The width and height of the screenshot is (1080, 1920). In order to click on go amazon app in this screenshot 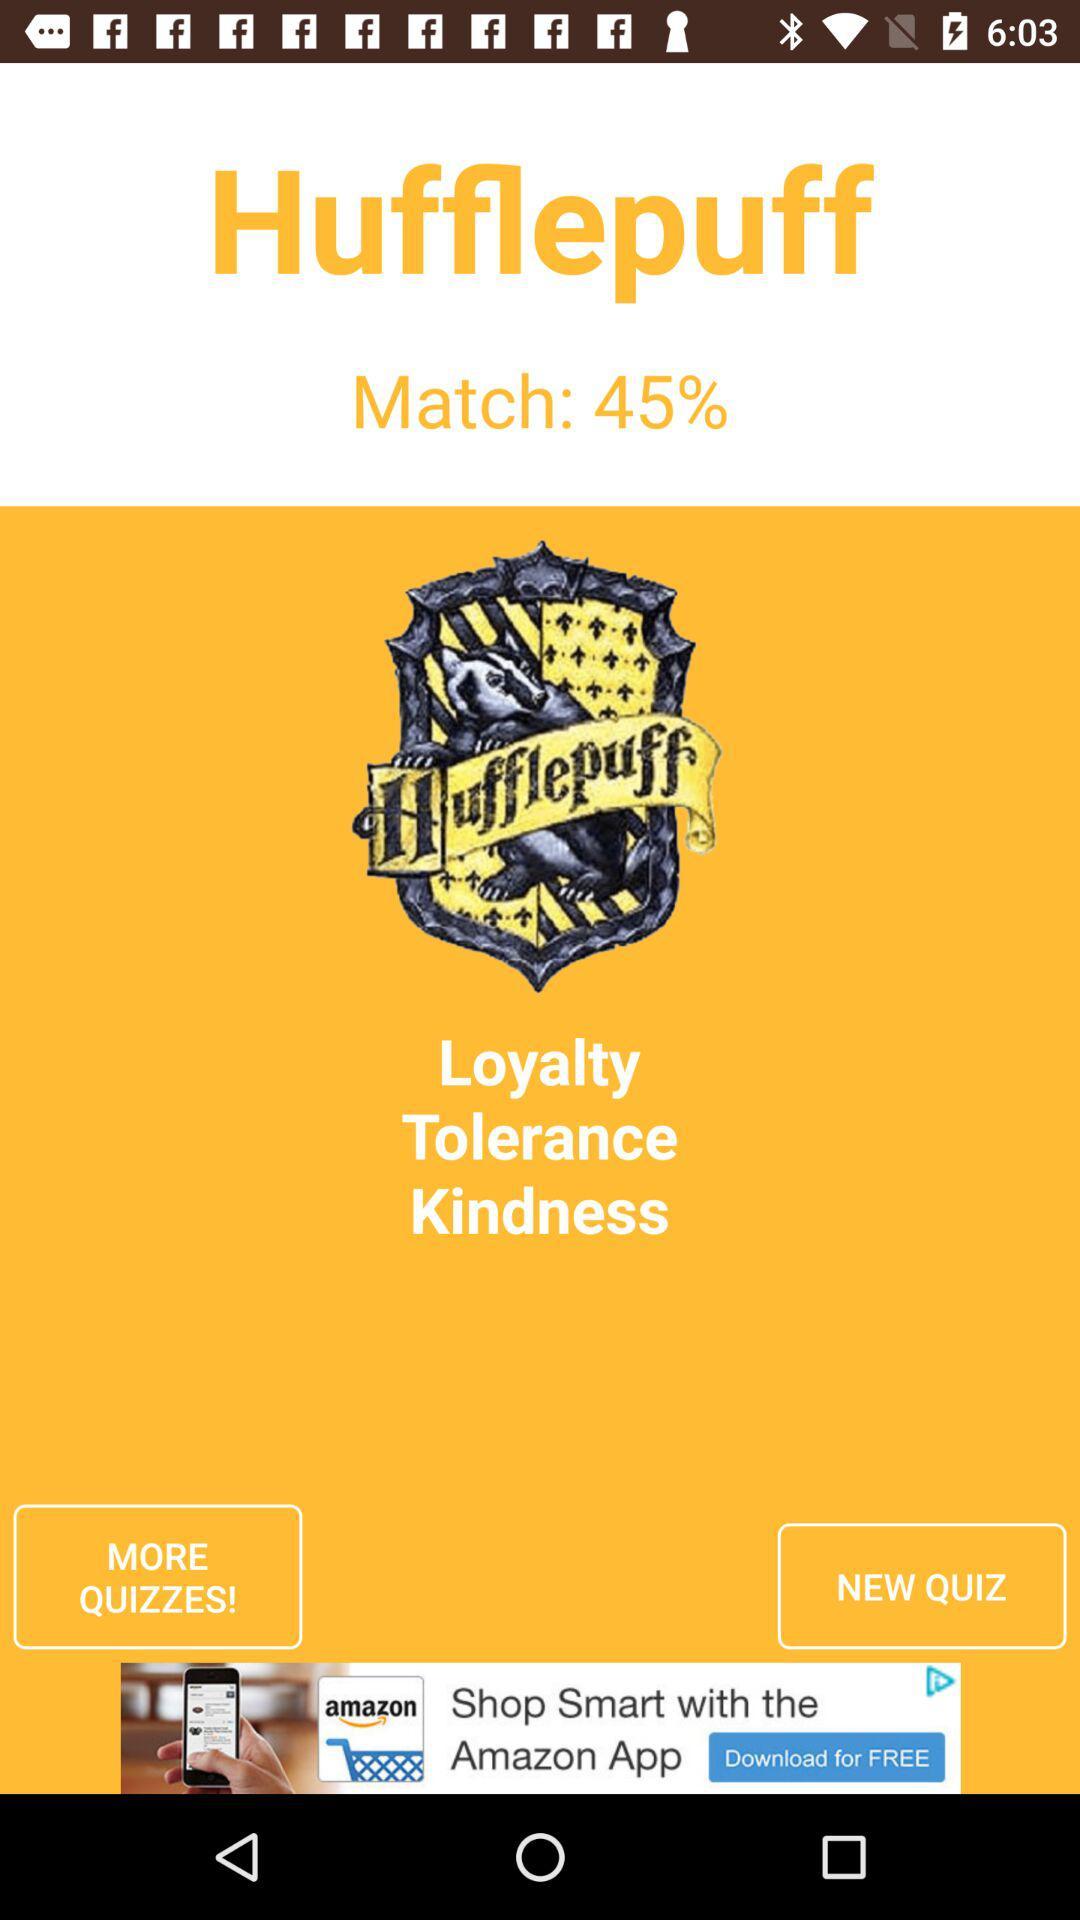, I will do `click(540, 1727)`.